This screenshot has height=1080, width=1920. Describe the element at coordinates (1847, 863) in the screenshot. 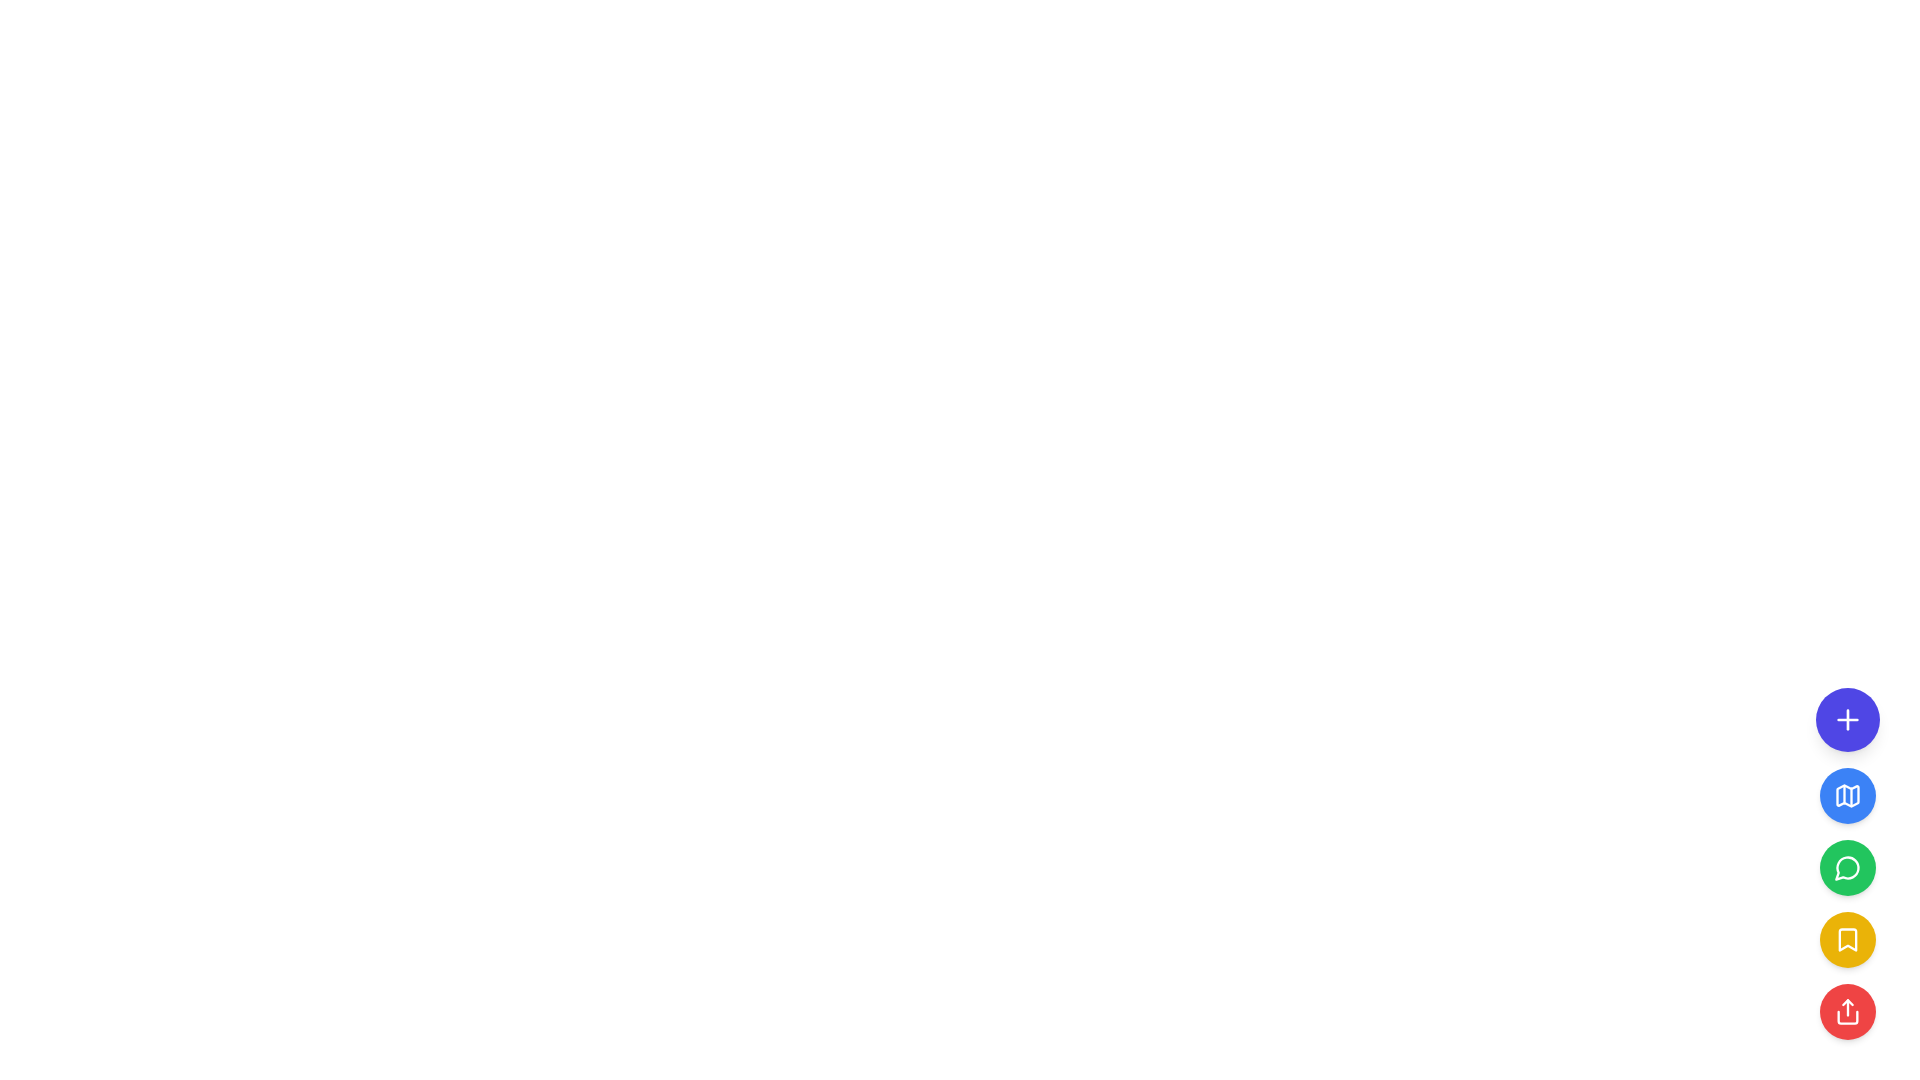

I see `the green circular button with a white chat bubble icon located at the bottom right corner of the interface, positioned between a blue map button and a yellow bookmark button` at that location.